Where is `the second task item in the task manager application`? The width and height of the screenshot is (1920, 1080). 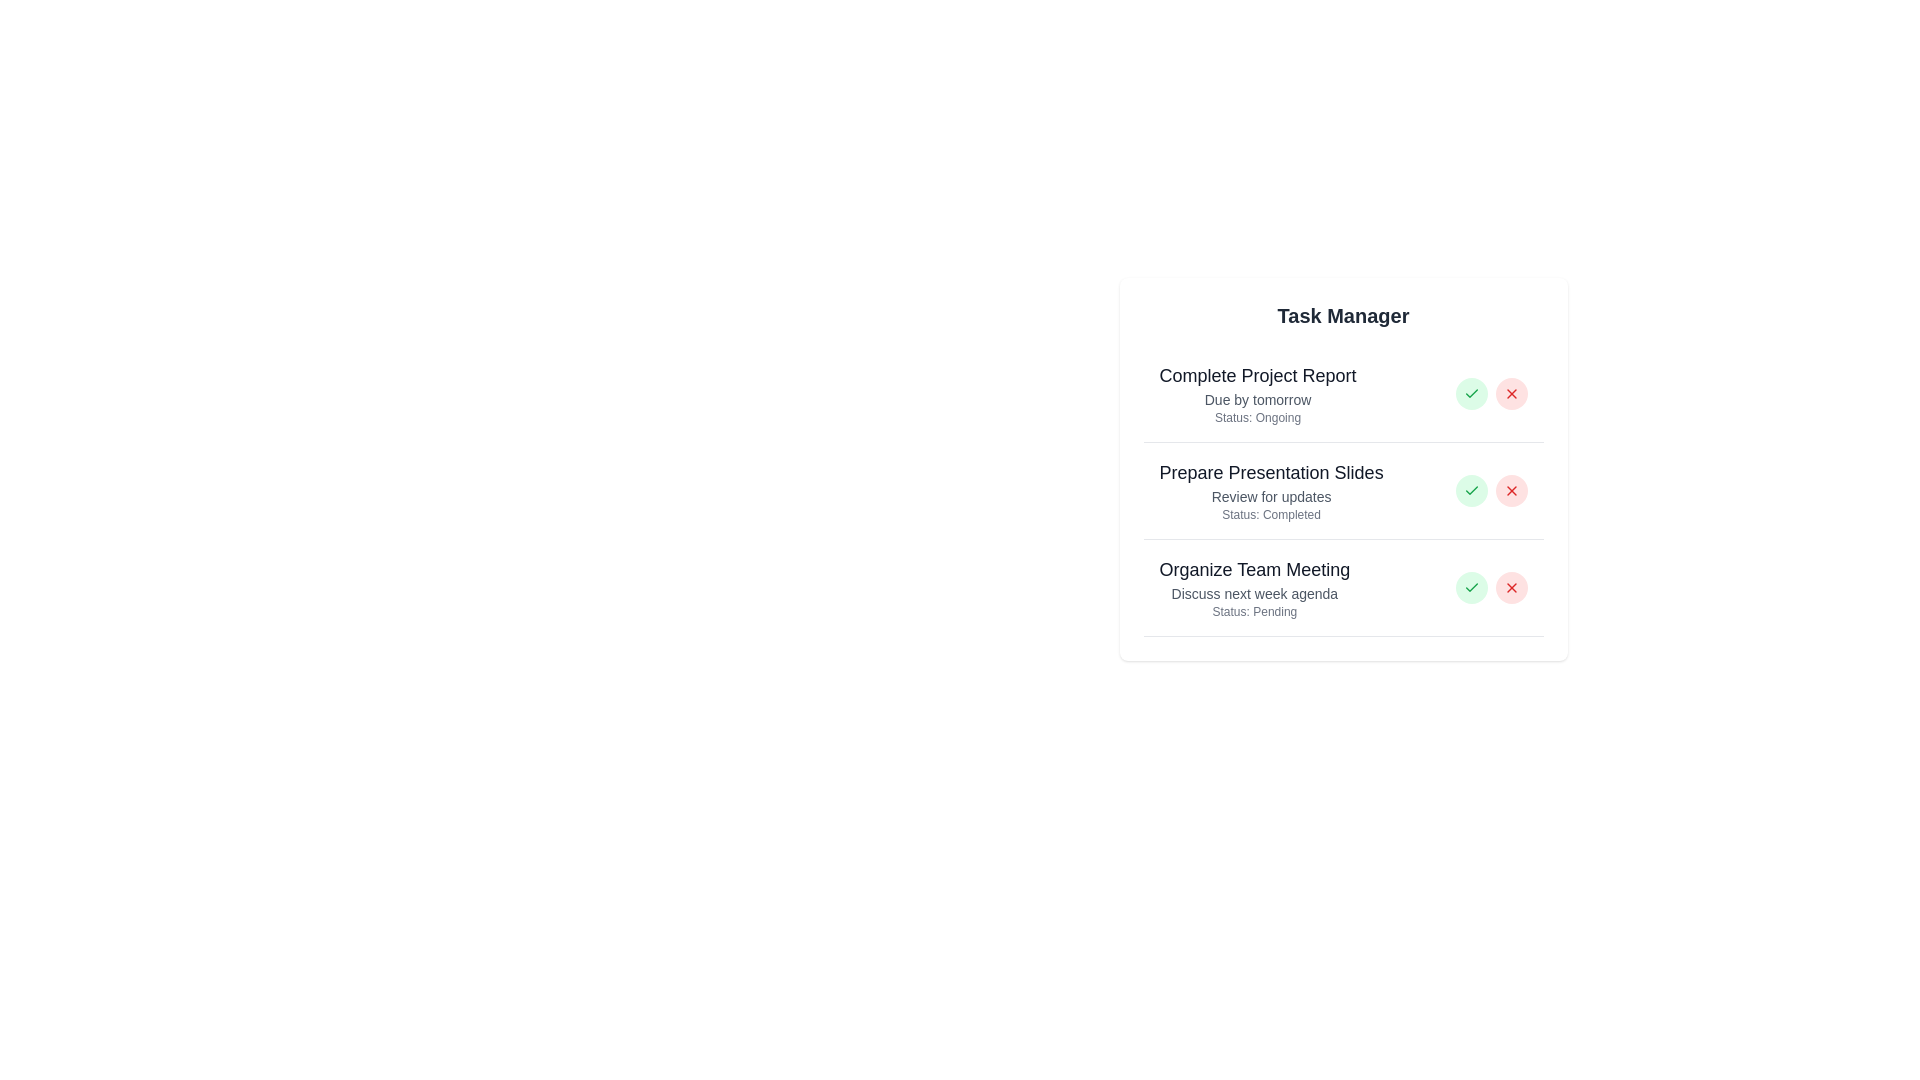
the second task item in the task manager application is located at coordinates (1343, 491).